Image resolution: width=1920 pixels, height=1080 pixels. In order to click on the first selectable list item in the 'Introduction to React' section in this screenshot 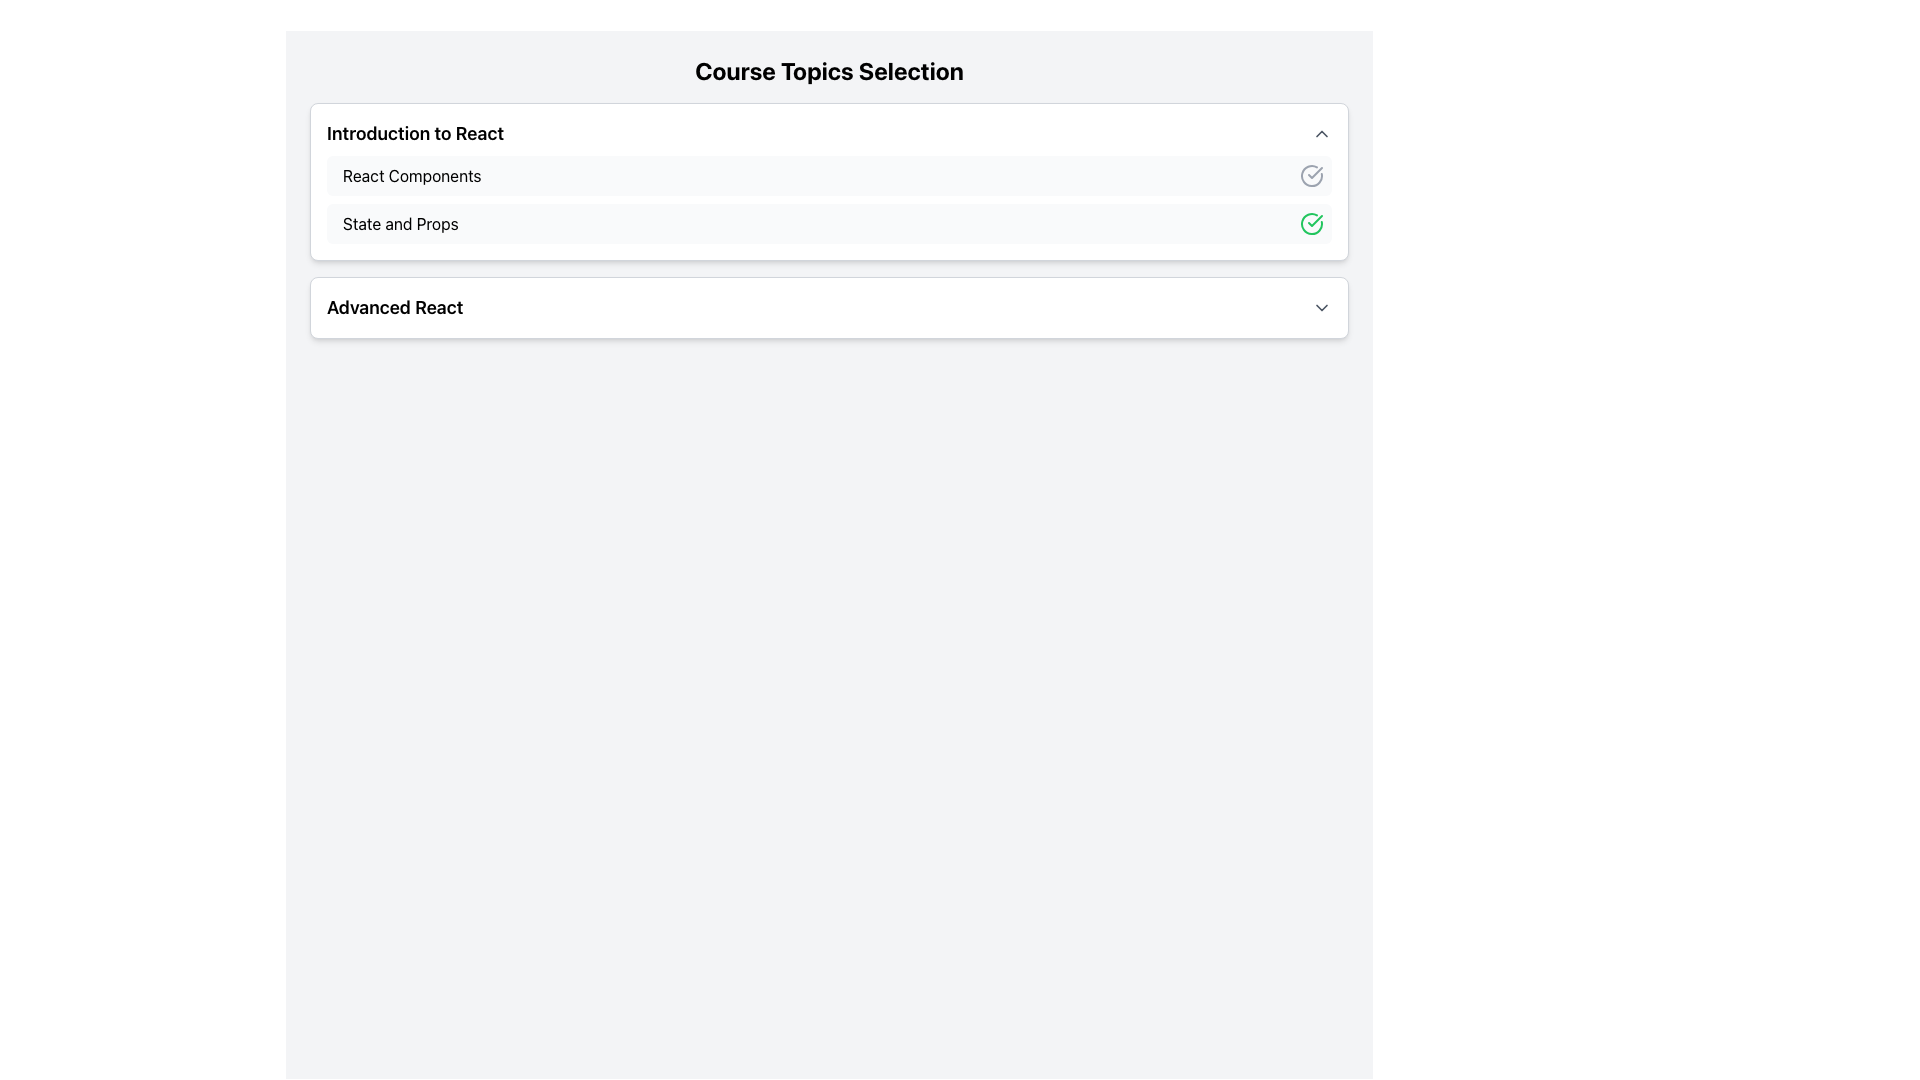, I will do `click(829, 175)`.